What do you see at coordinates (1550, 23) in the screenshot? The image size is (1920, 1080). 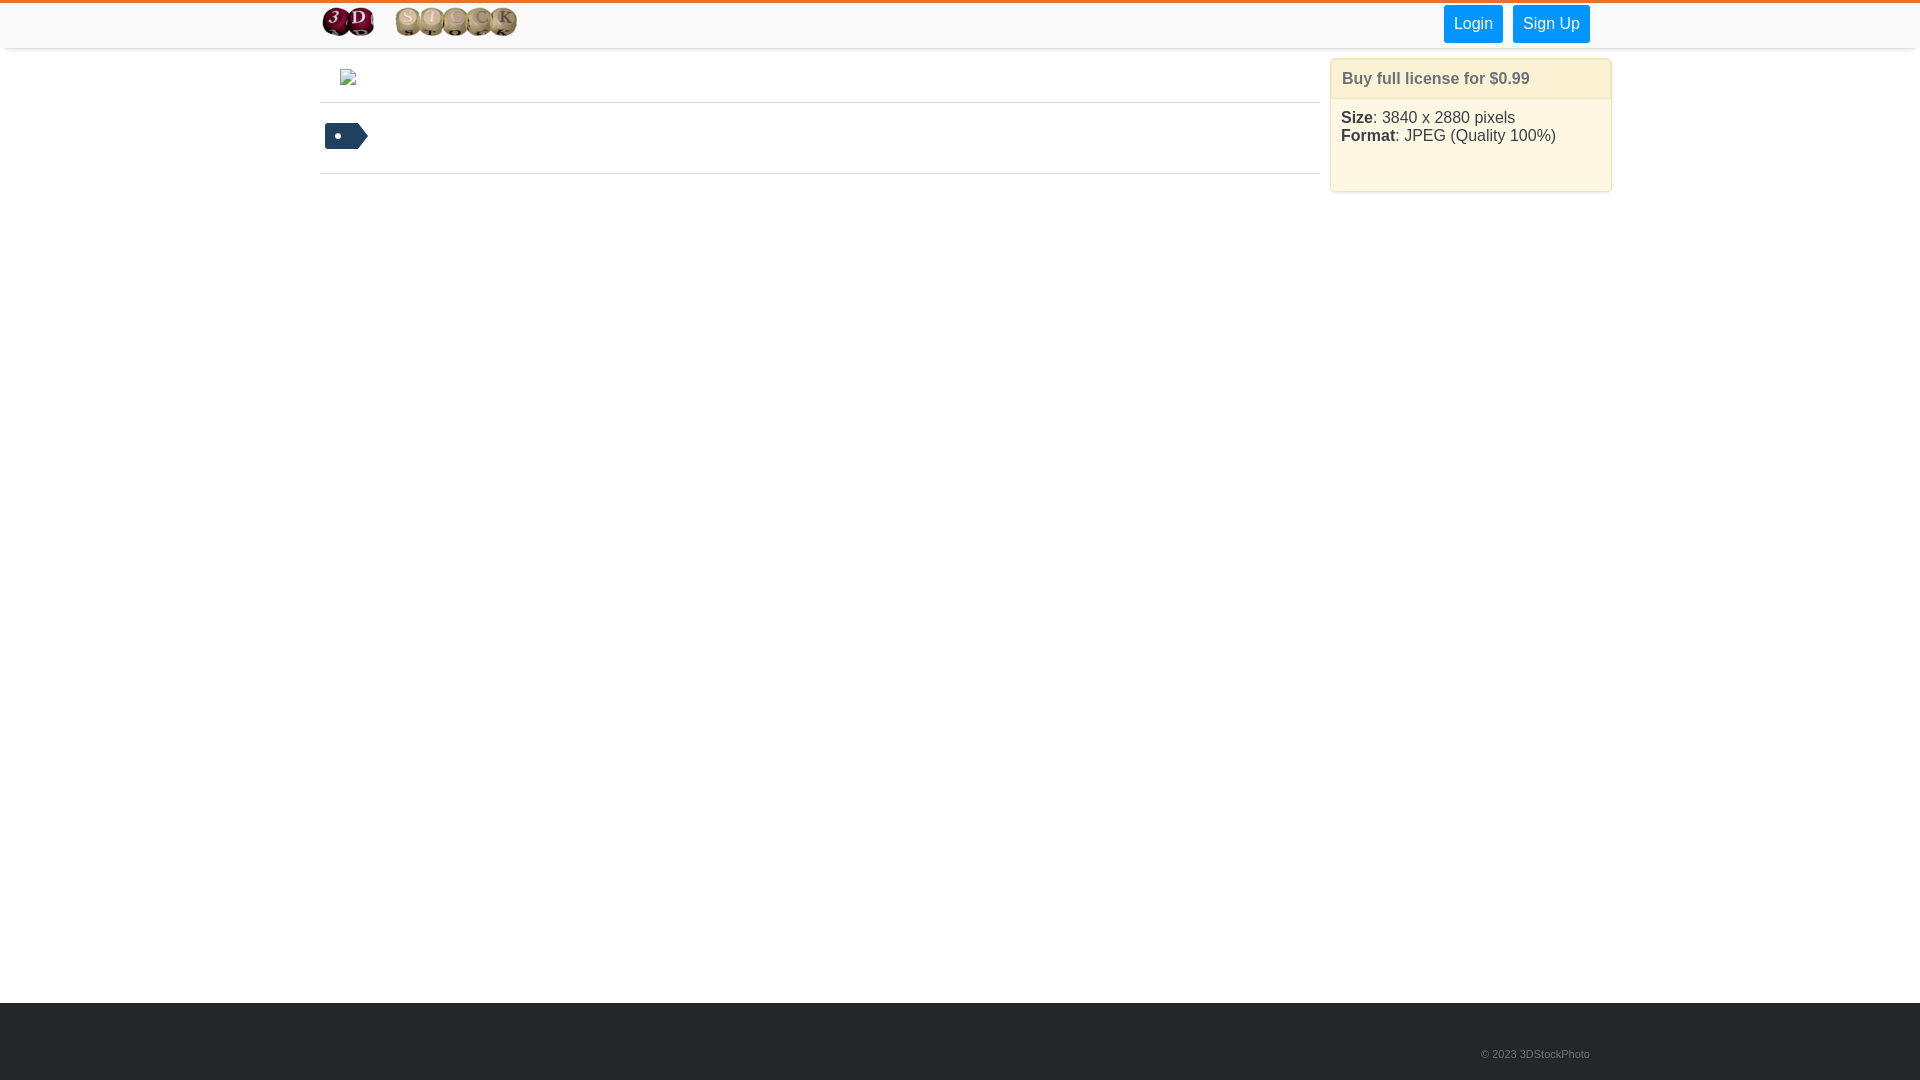 I see `'Sign Up'` at bounding box center [1550, 23].